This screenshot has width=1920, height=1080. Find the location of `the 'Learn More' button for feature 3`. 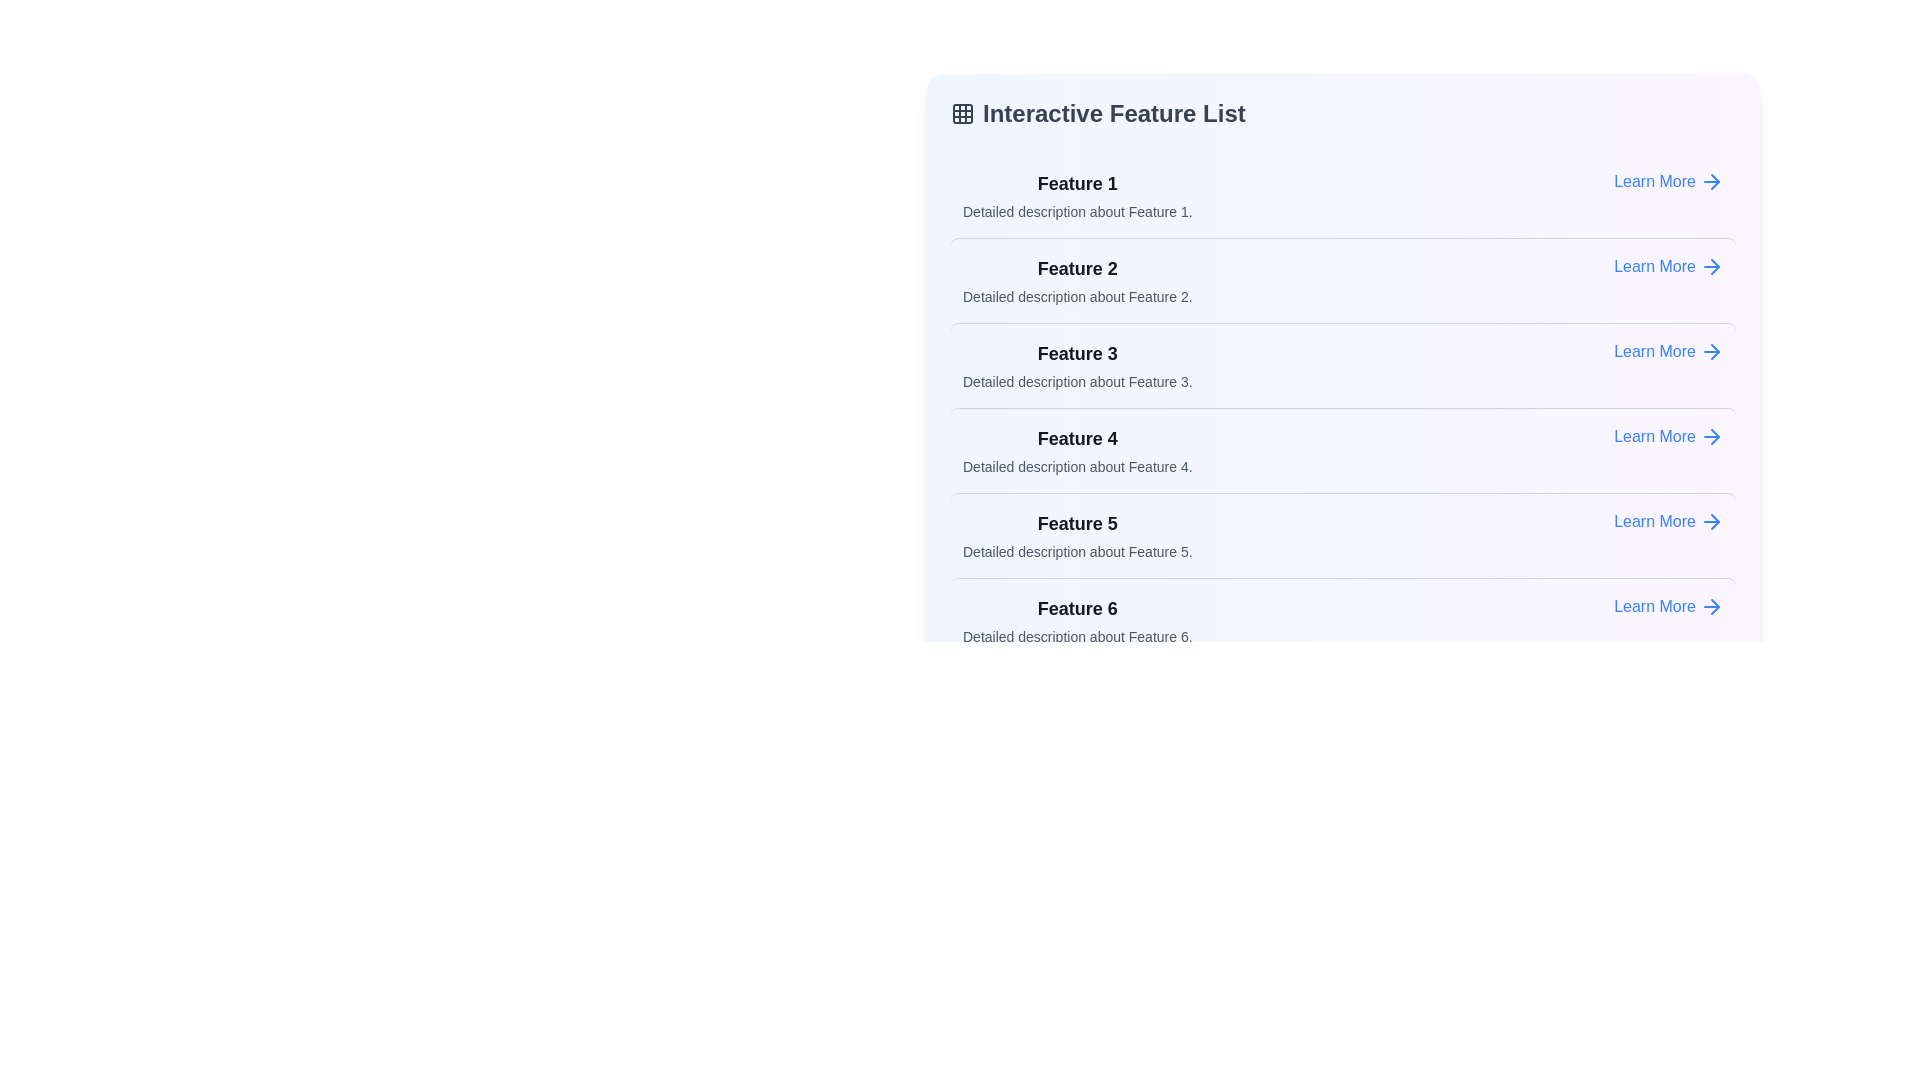

the 'Learn More' button for feature 3 is located at coordinates (1669, 350).